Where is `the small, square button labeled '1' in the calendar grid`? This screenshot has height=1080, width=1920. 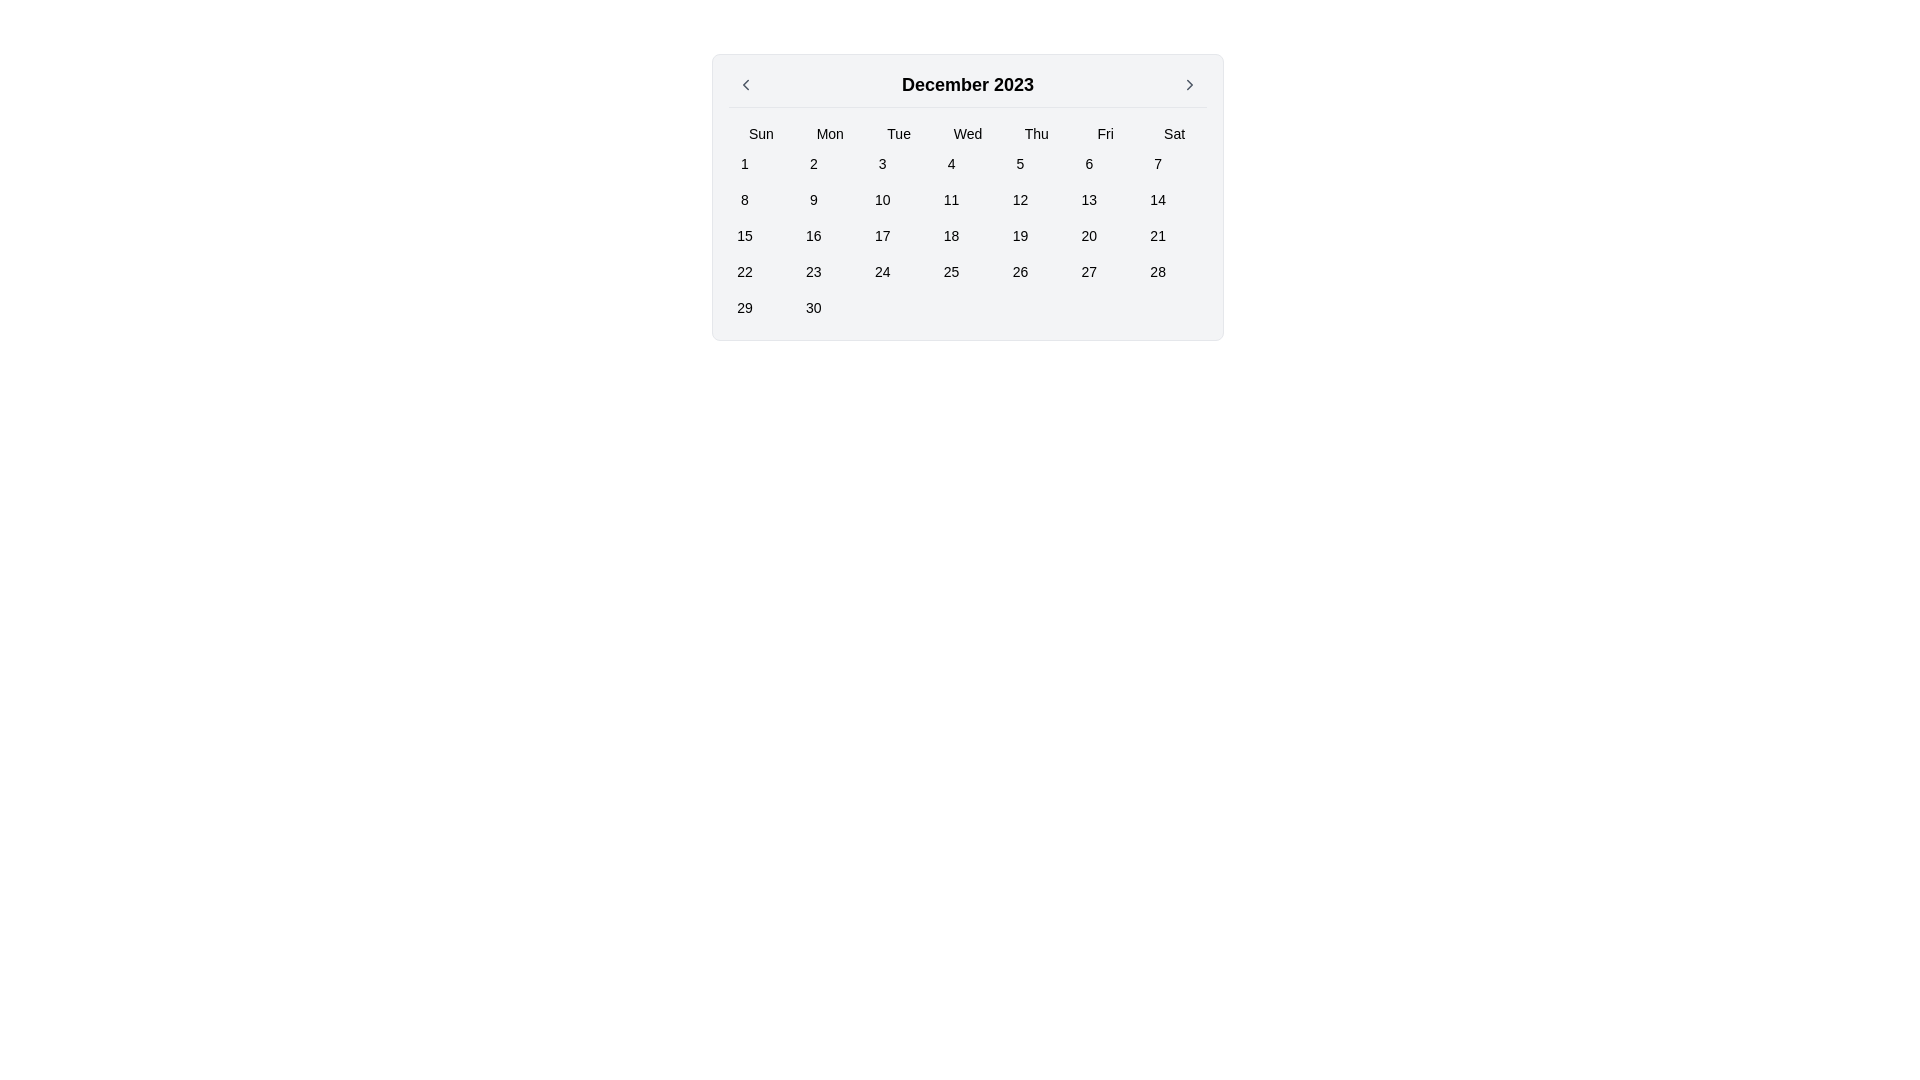
the small, square button labeled '1' in the calendar grid is located at coordinates (743, 163).